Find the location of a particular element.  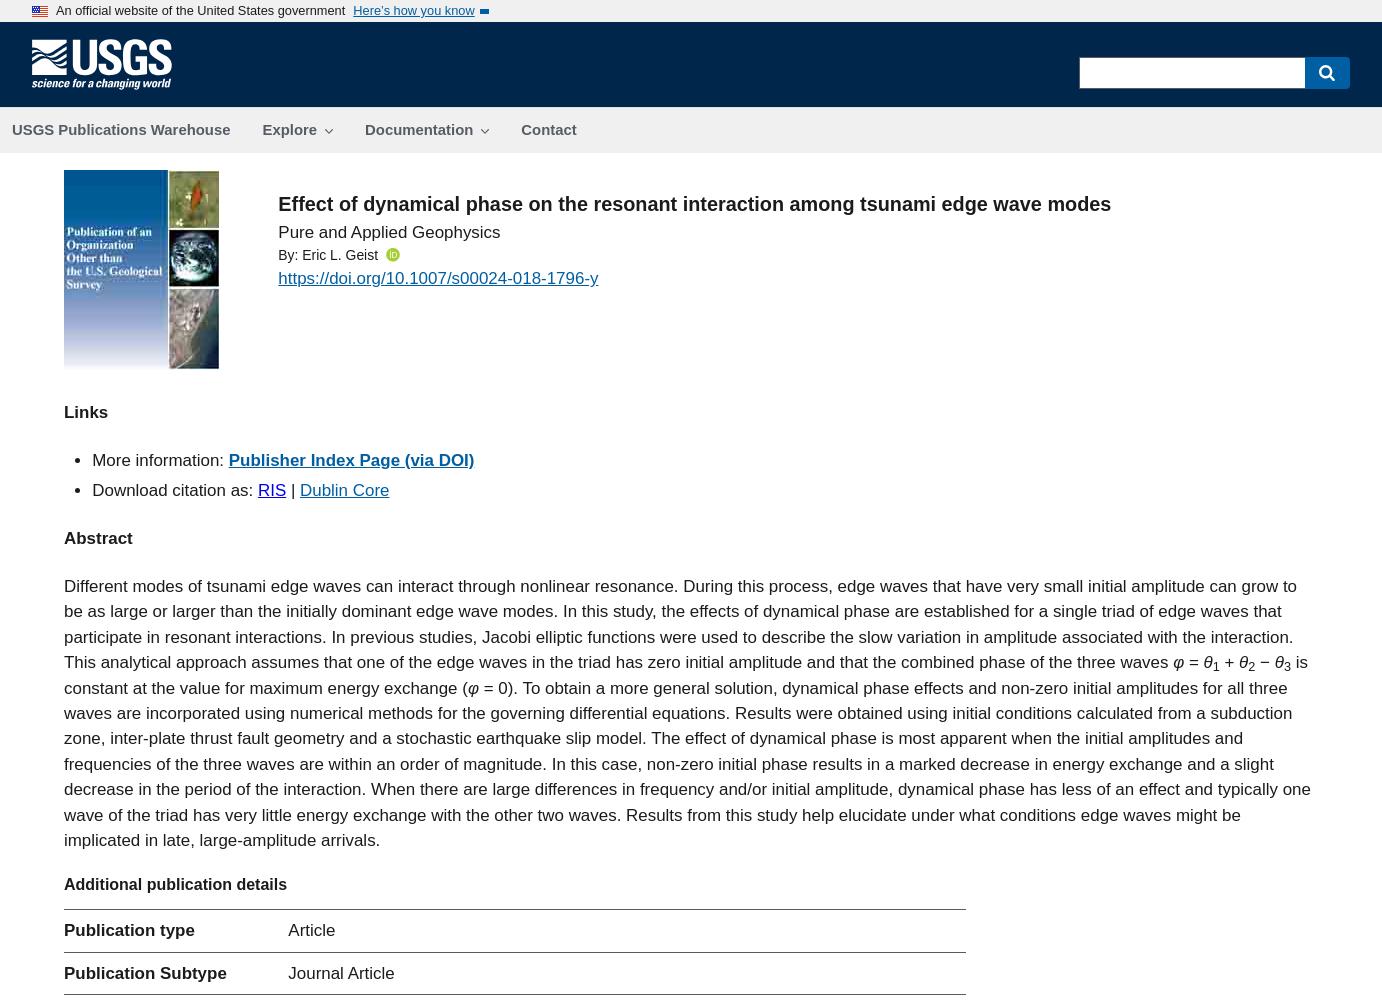

'2' is located at coordinates (1250, 666).